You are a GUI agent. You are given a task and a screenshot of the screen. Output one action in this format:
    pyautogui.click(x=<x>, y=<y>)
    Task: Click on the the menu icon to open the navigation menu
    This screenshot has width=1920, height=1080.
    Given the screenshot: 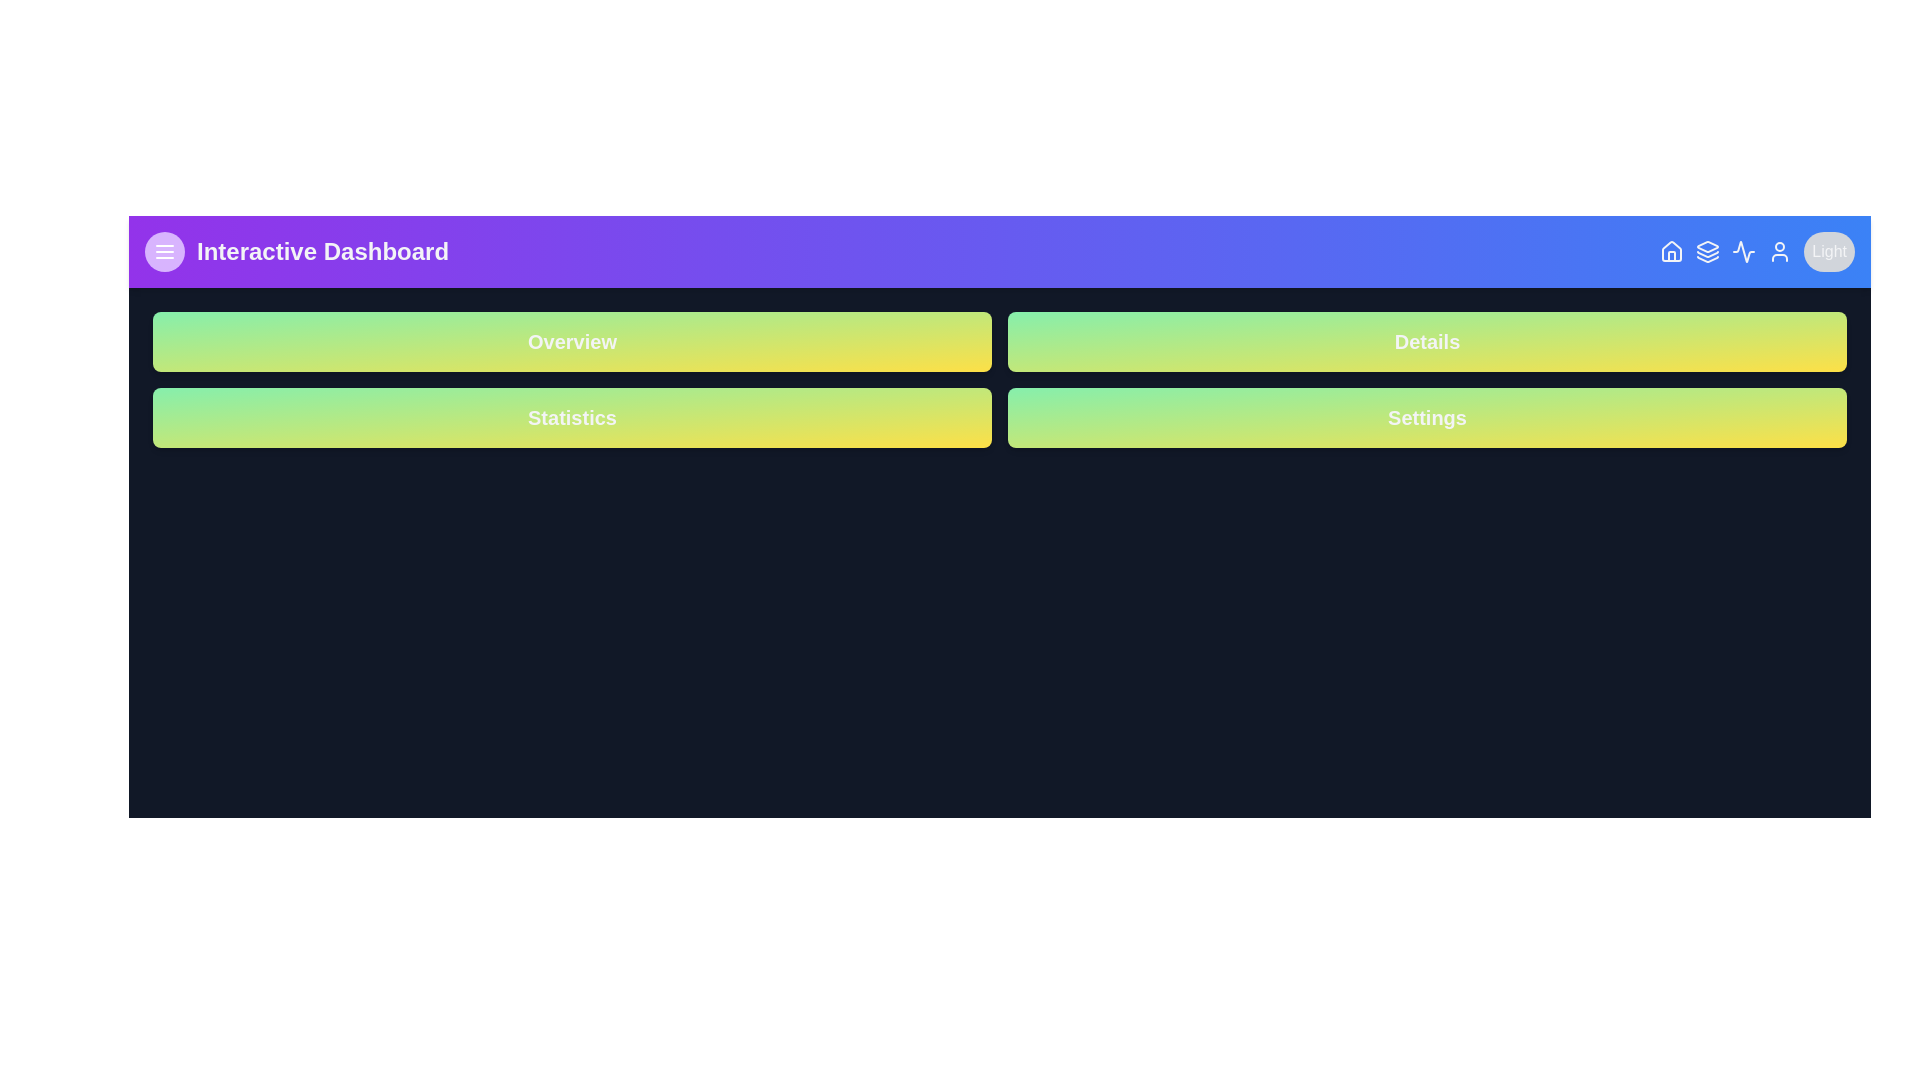 What is the action you would take?
    pyautogui.click(x=164, y=250)
    